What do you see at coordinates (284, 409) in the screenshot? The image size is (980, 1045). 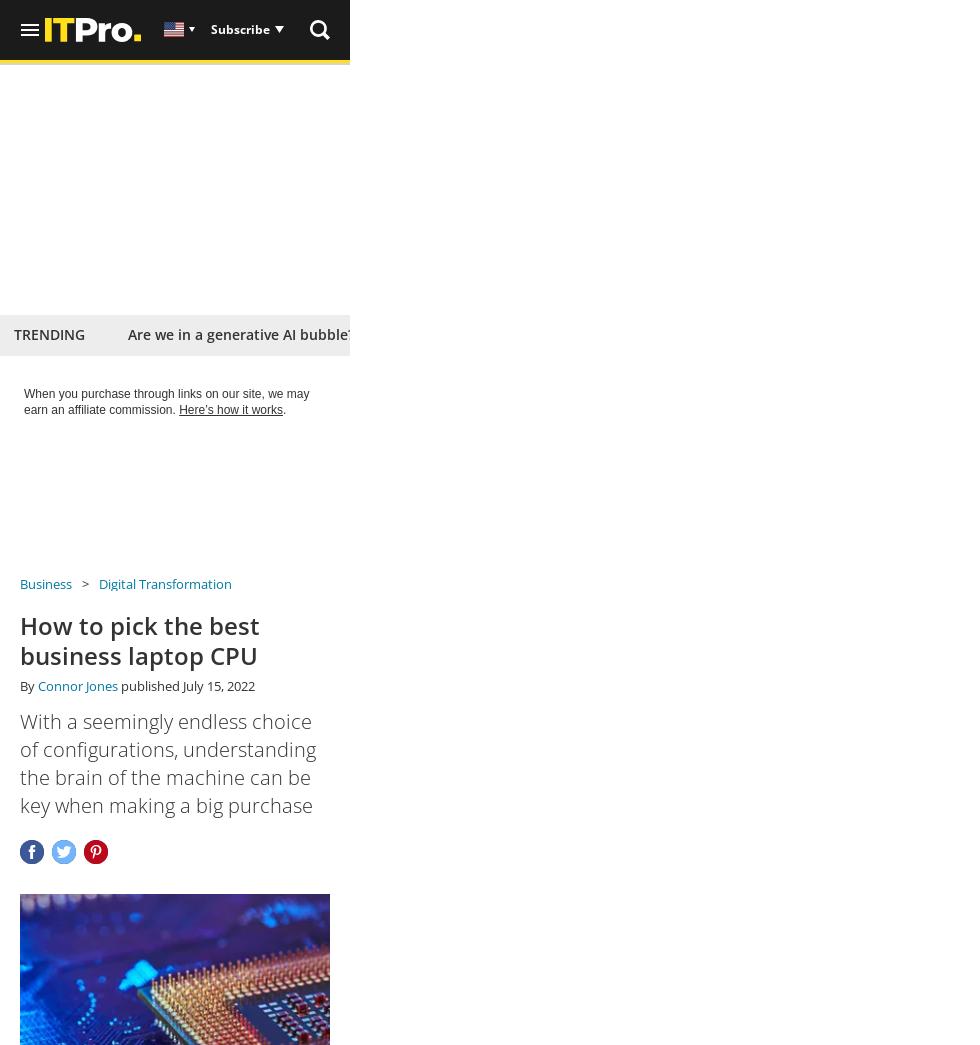 I see `'.'` at bounding box center [284, 409].